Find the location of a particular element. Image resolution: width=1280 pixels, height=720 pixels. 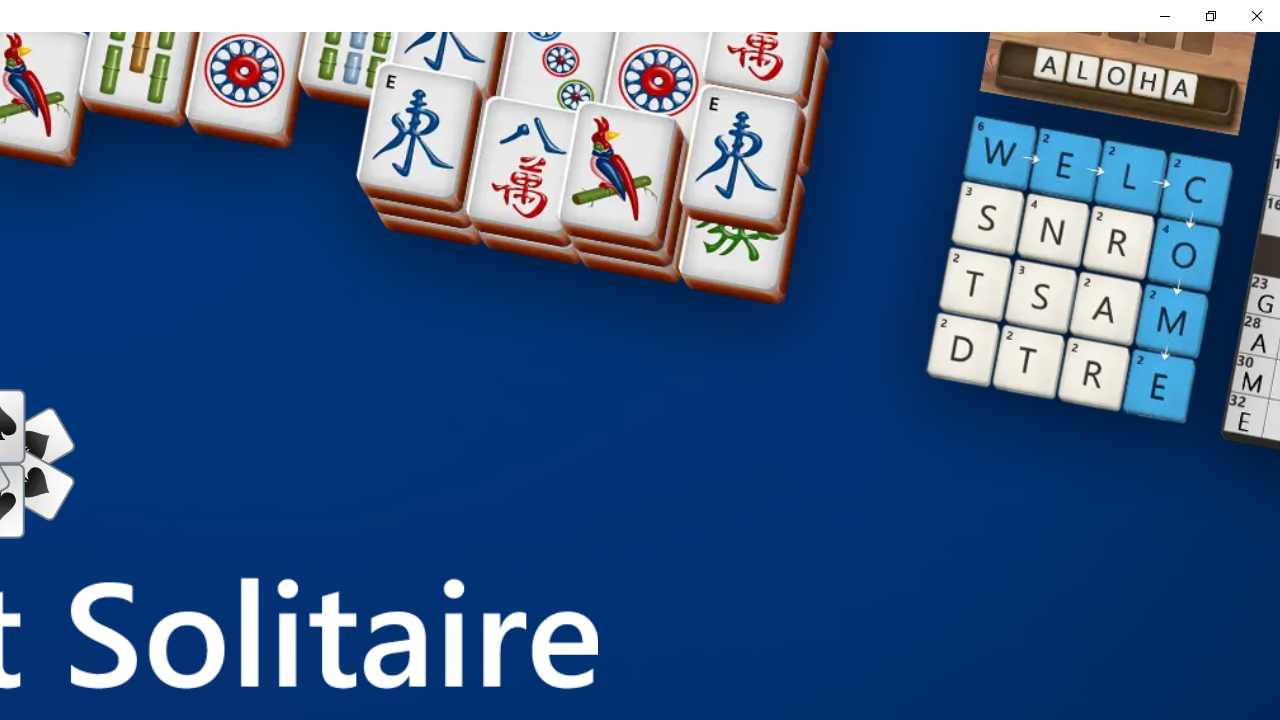

'Close Solitaire & Casual Games' is located at coordinates (1255, 15).